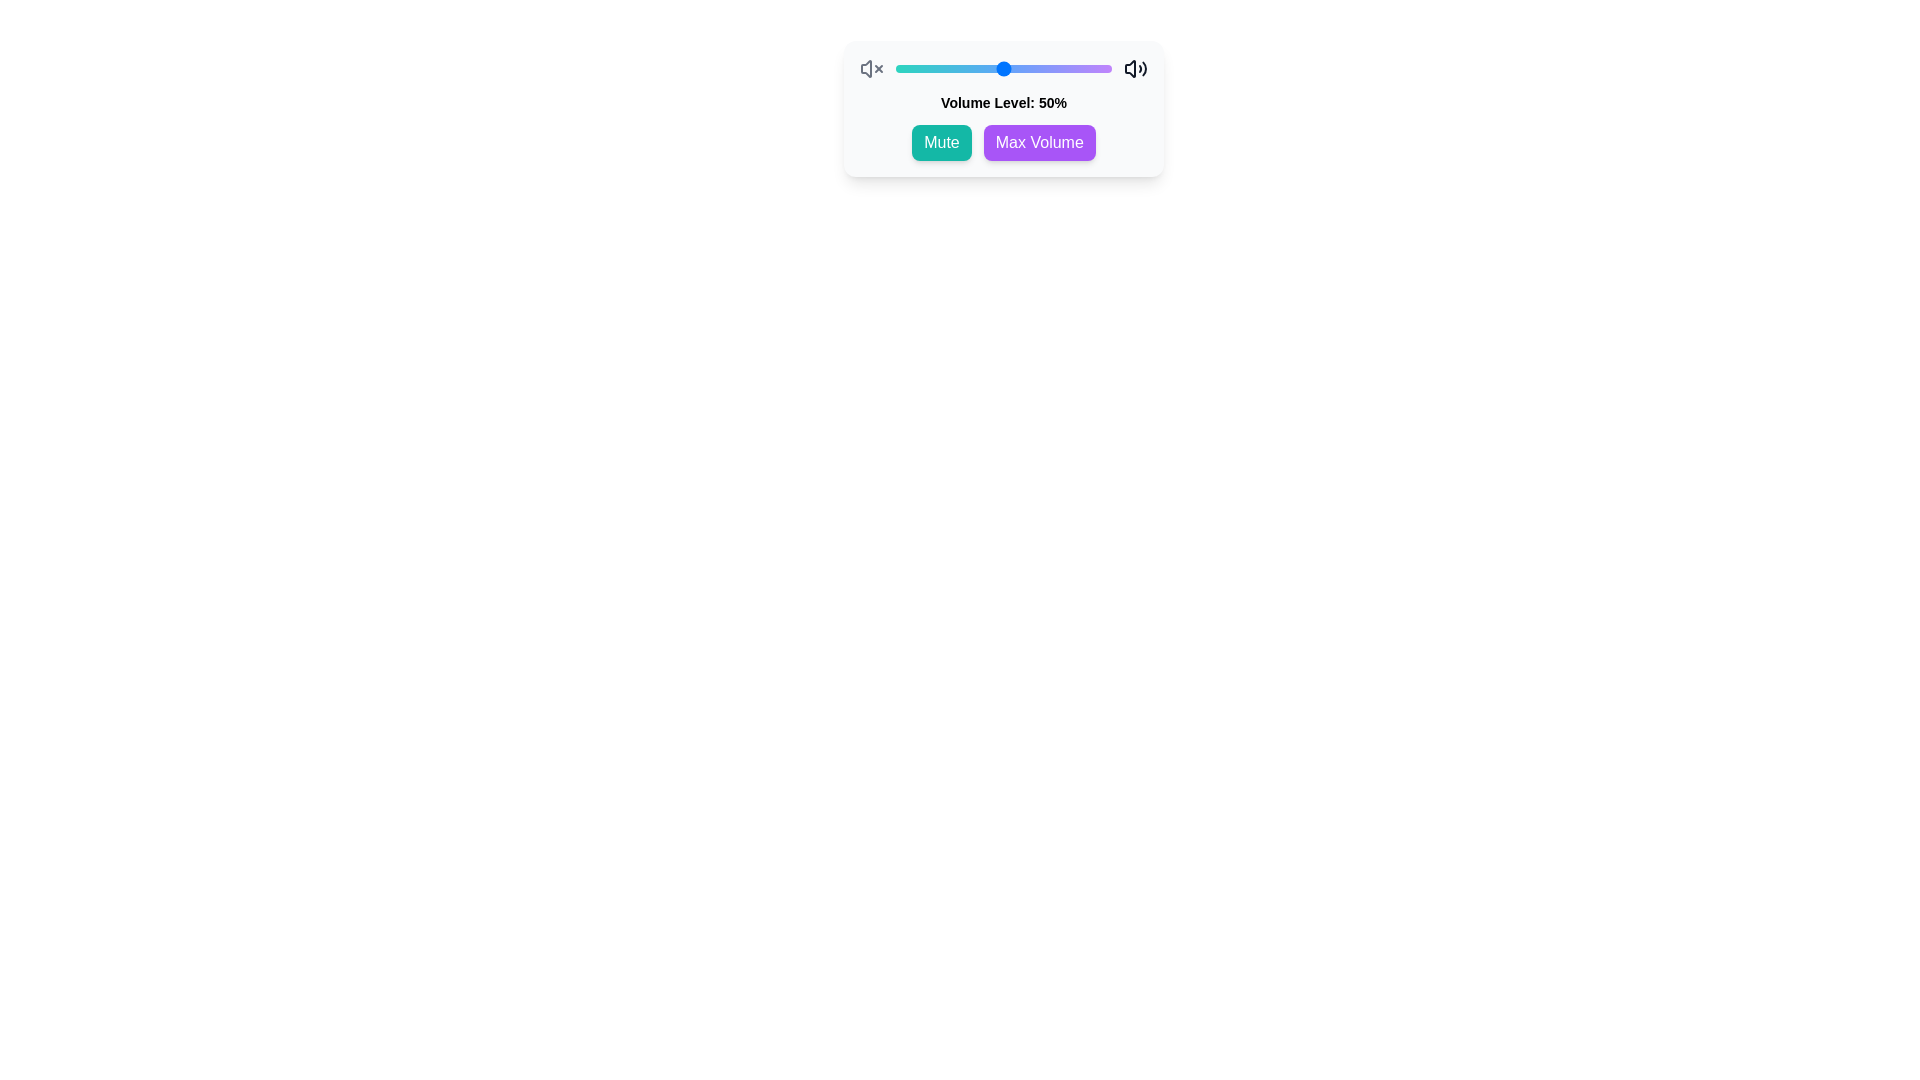  I want to click on the volume slider to set the volume level to 84%, so click(1076, 68).